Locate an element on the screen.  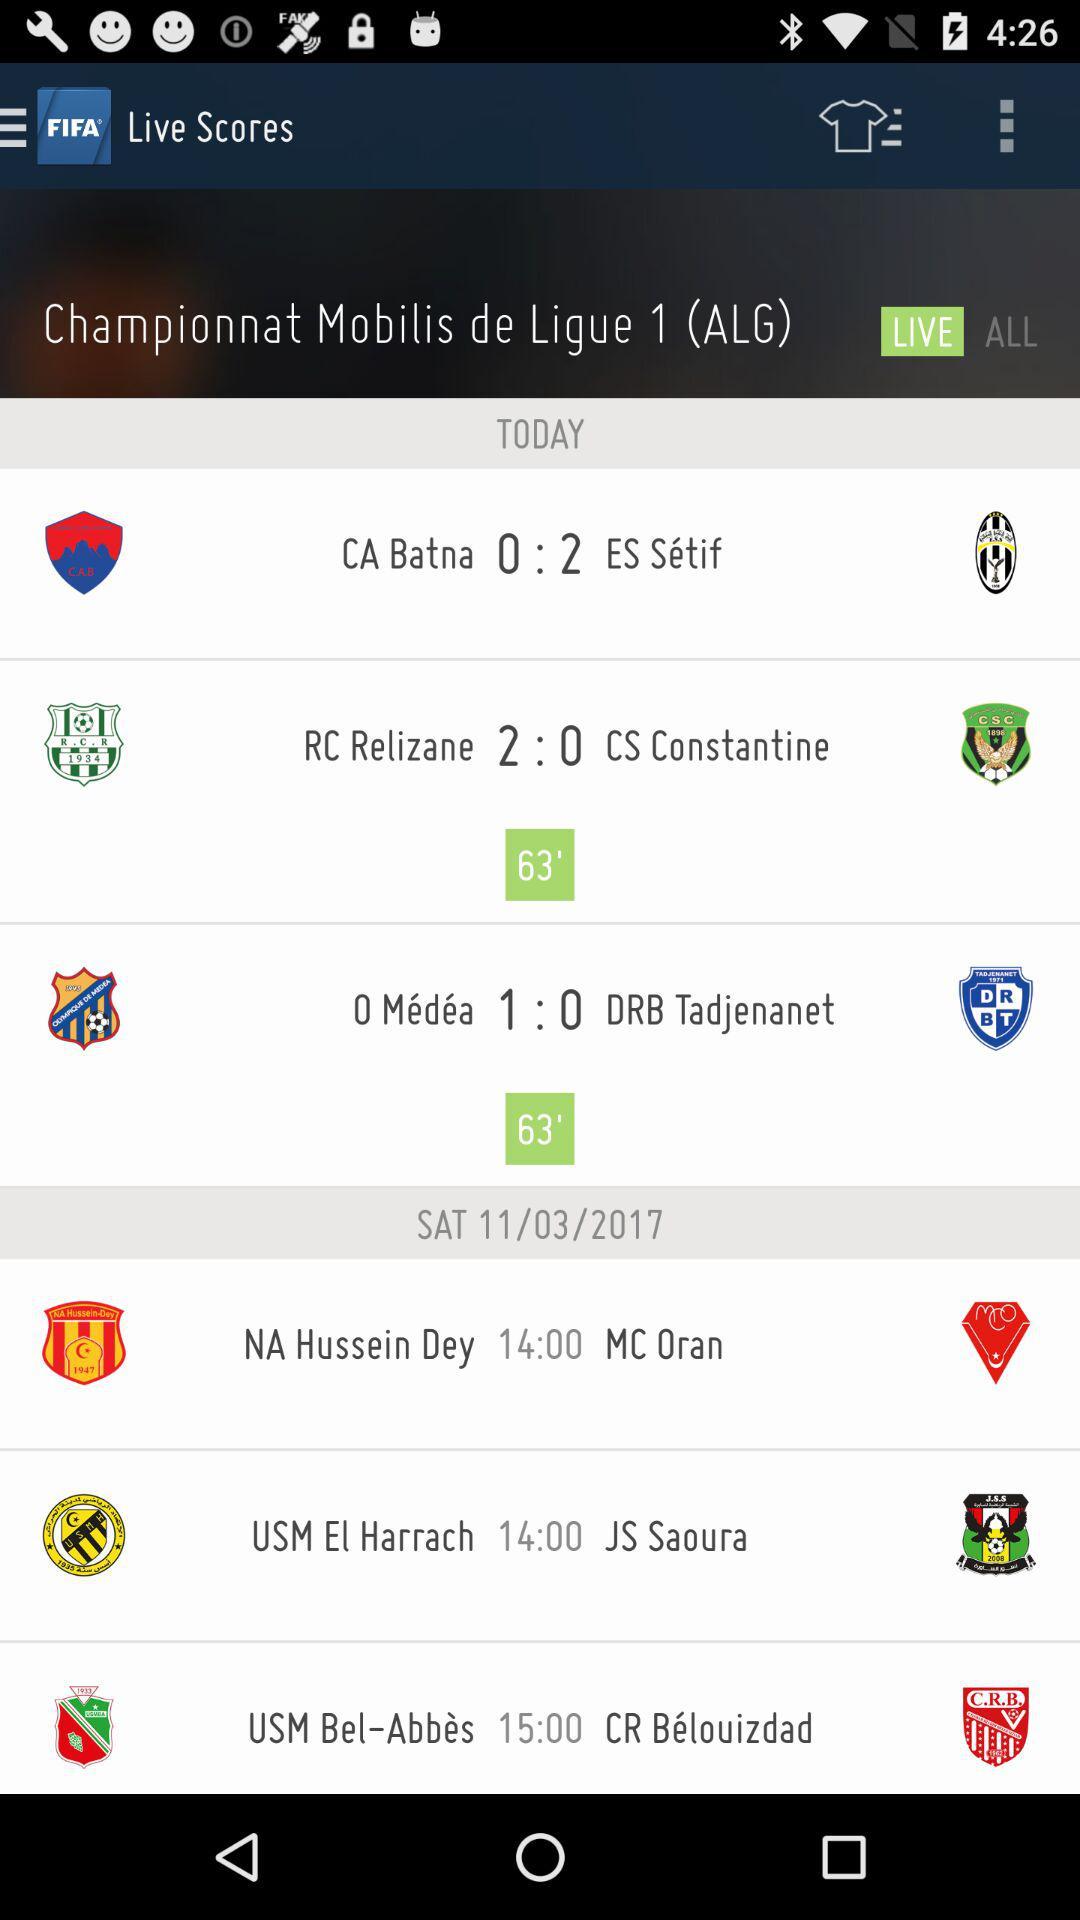
the js saoura icon is located at coordinates (758, 1534).